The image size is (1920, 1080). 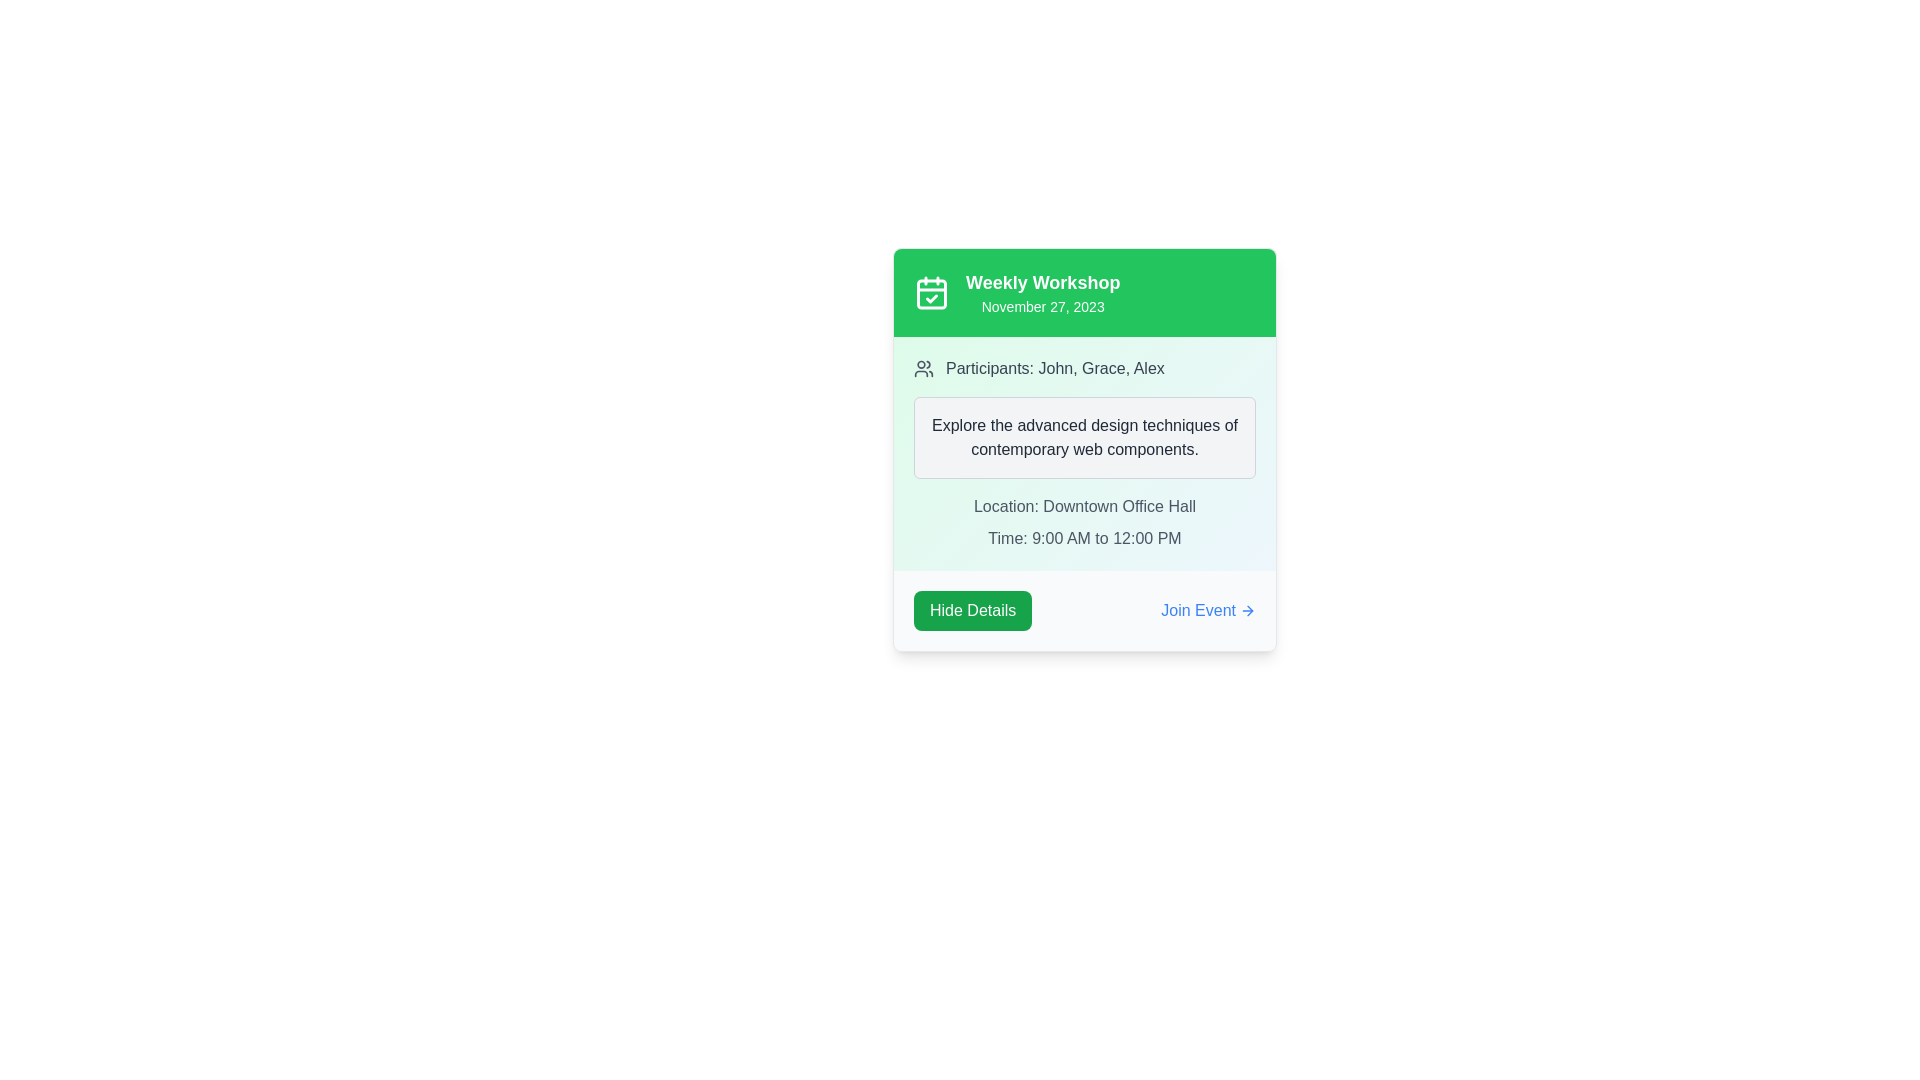 What do you see at coordinates (973, 609) in the screenshot?
I see `the 'Hide Details' button, which is rectangular with rounded corners and has a green background` at bounding box center [973, 609].